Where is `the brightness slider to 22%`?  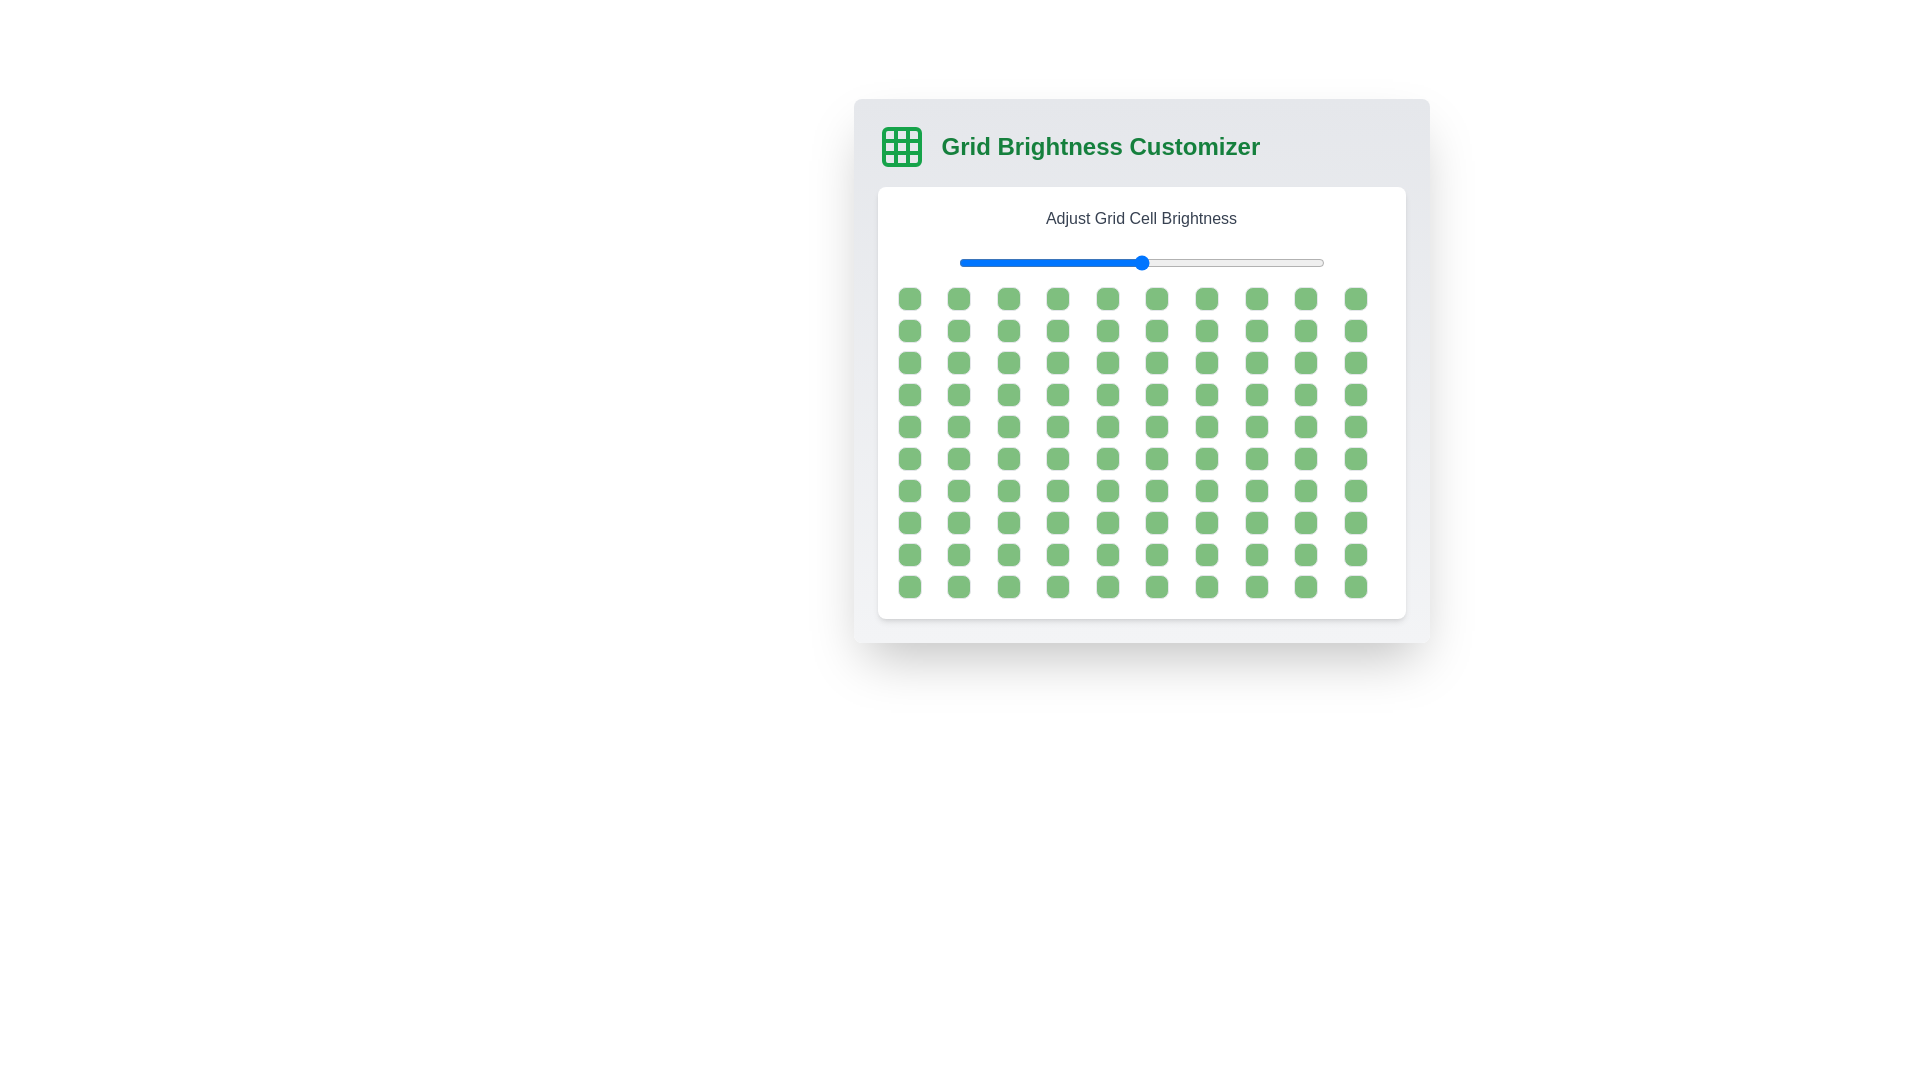 the brightness slider to 22% is located at coordinates (1039, 261).